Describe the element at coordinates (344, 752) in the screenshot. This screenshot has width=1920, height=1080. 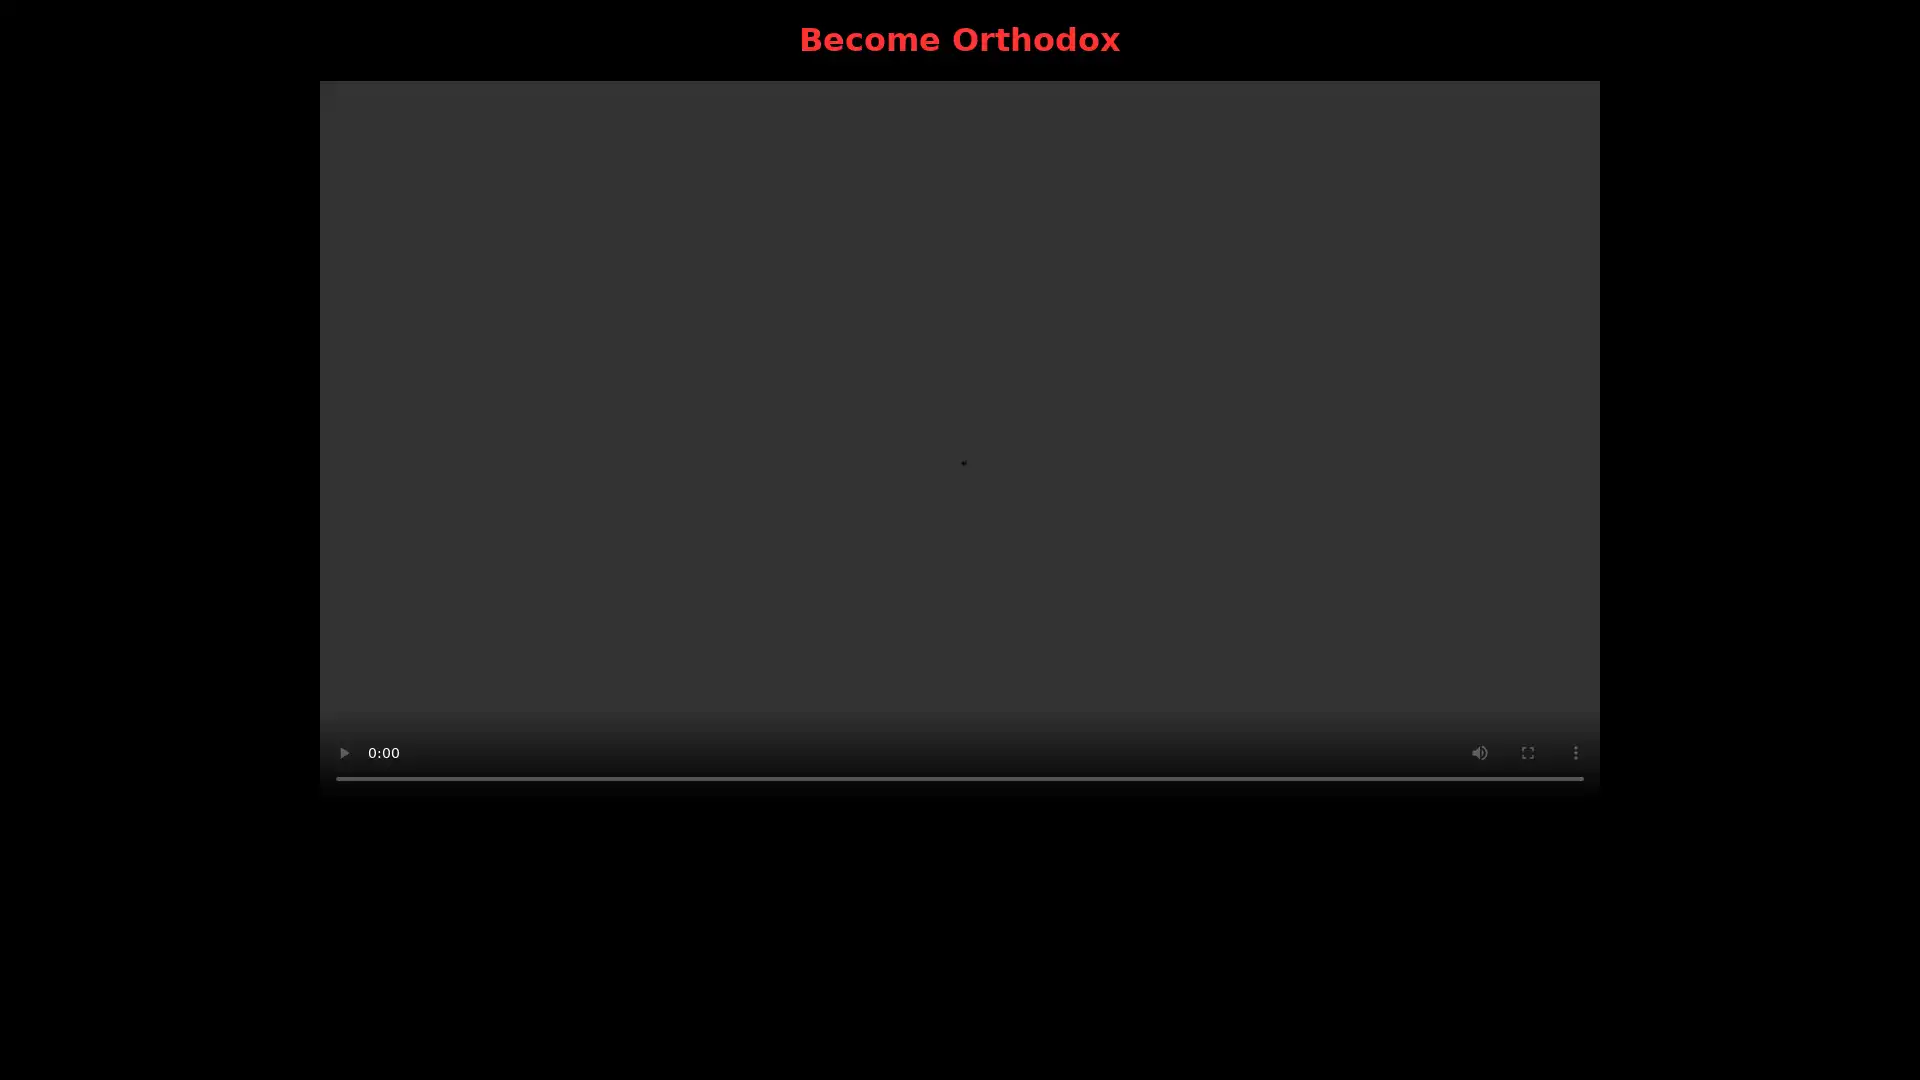
I see `play` at that location.